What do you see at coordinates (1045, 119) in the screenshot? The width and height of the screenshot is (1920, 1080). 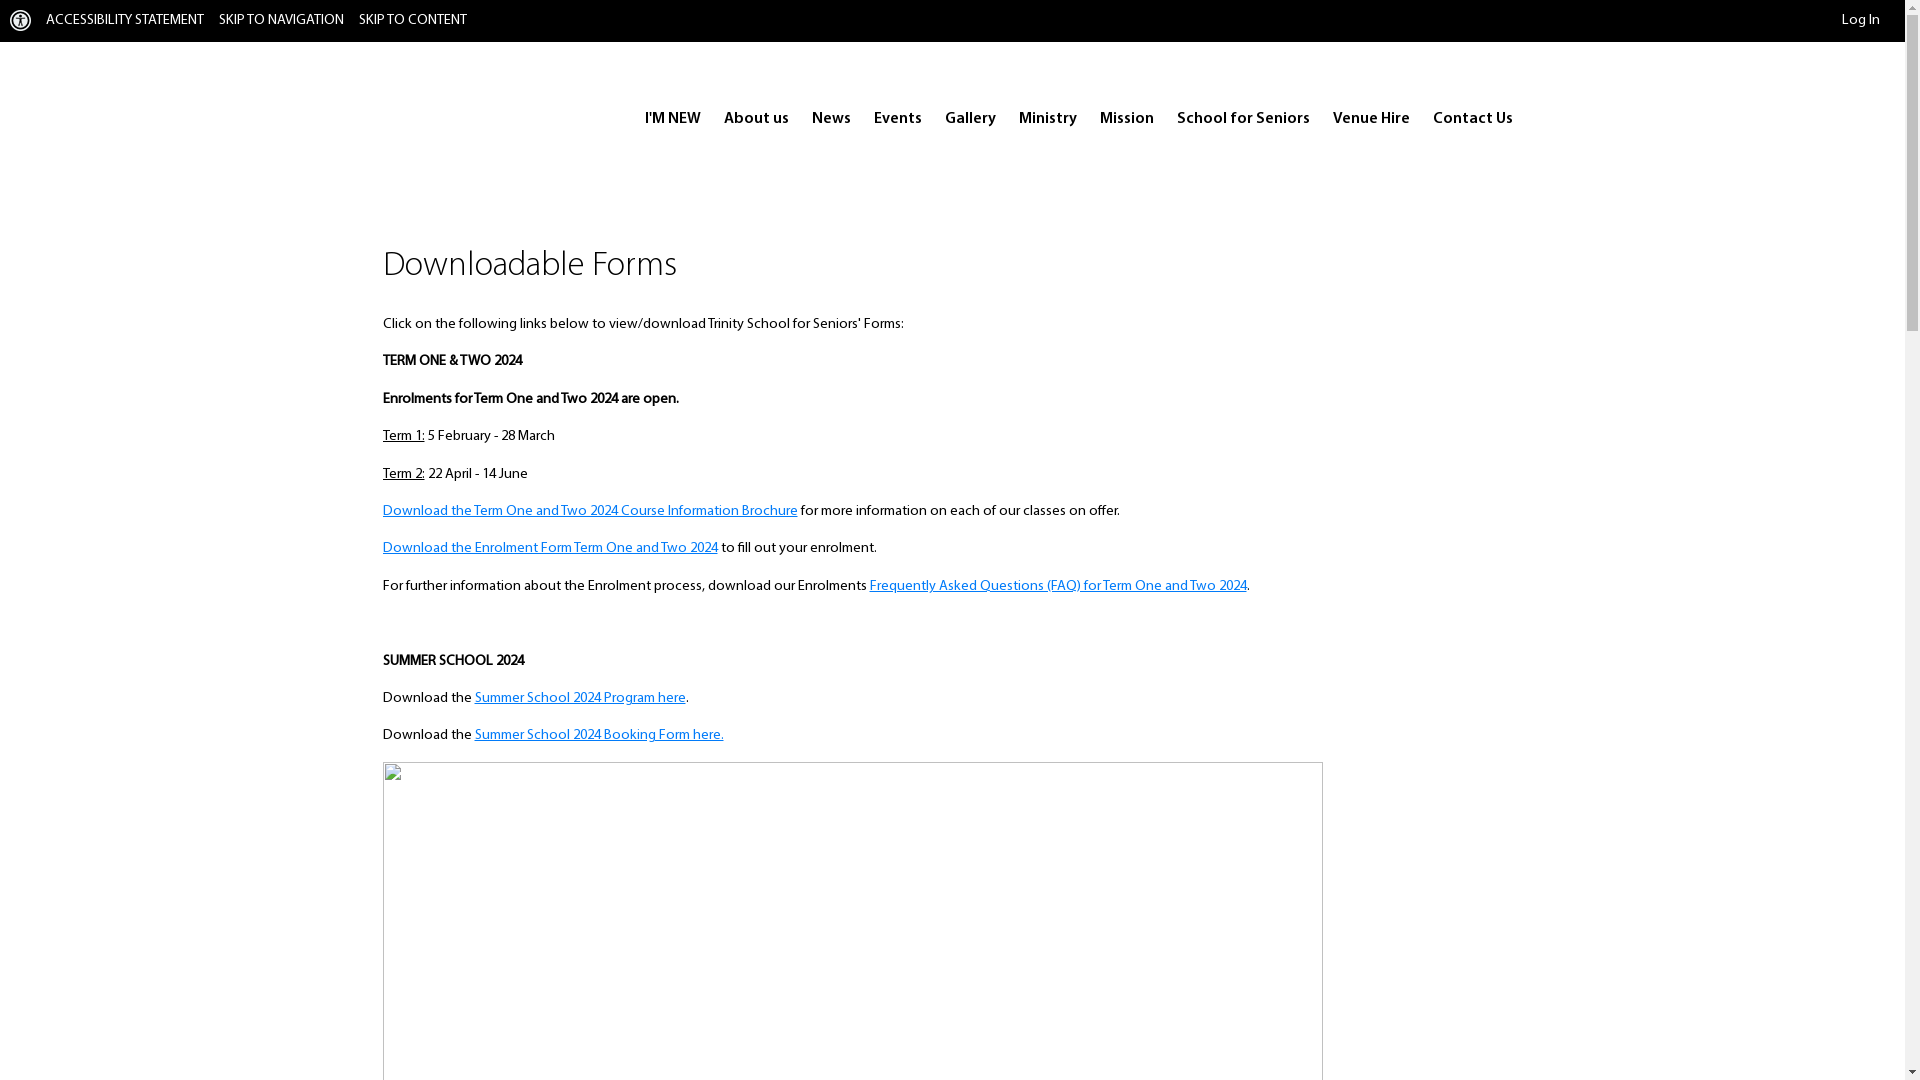 I see `'Ministry'` at bounding box center [1045, 119].